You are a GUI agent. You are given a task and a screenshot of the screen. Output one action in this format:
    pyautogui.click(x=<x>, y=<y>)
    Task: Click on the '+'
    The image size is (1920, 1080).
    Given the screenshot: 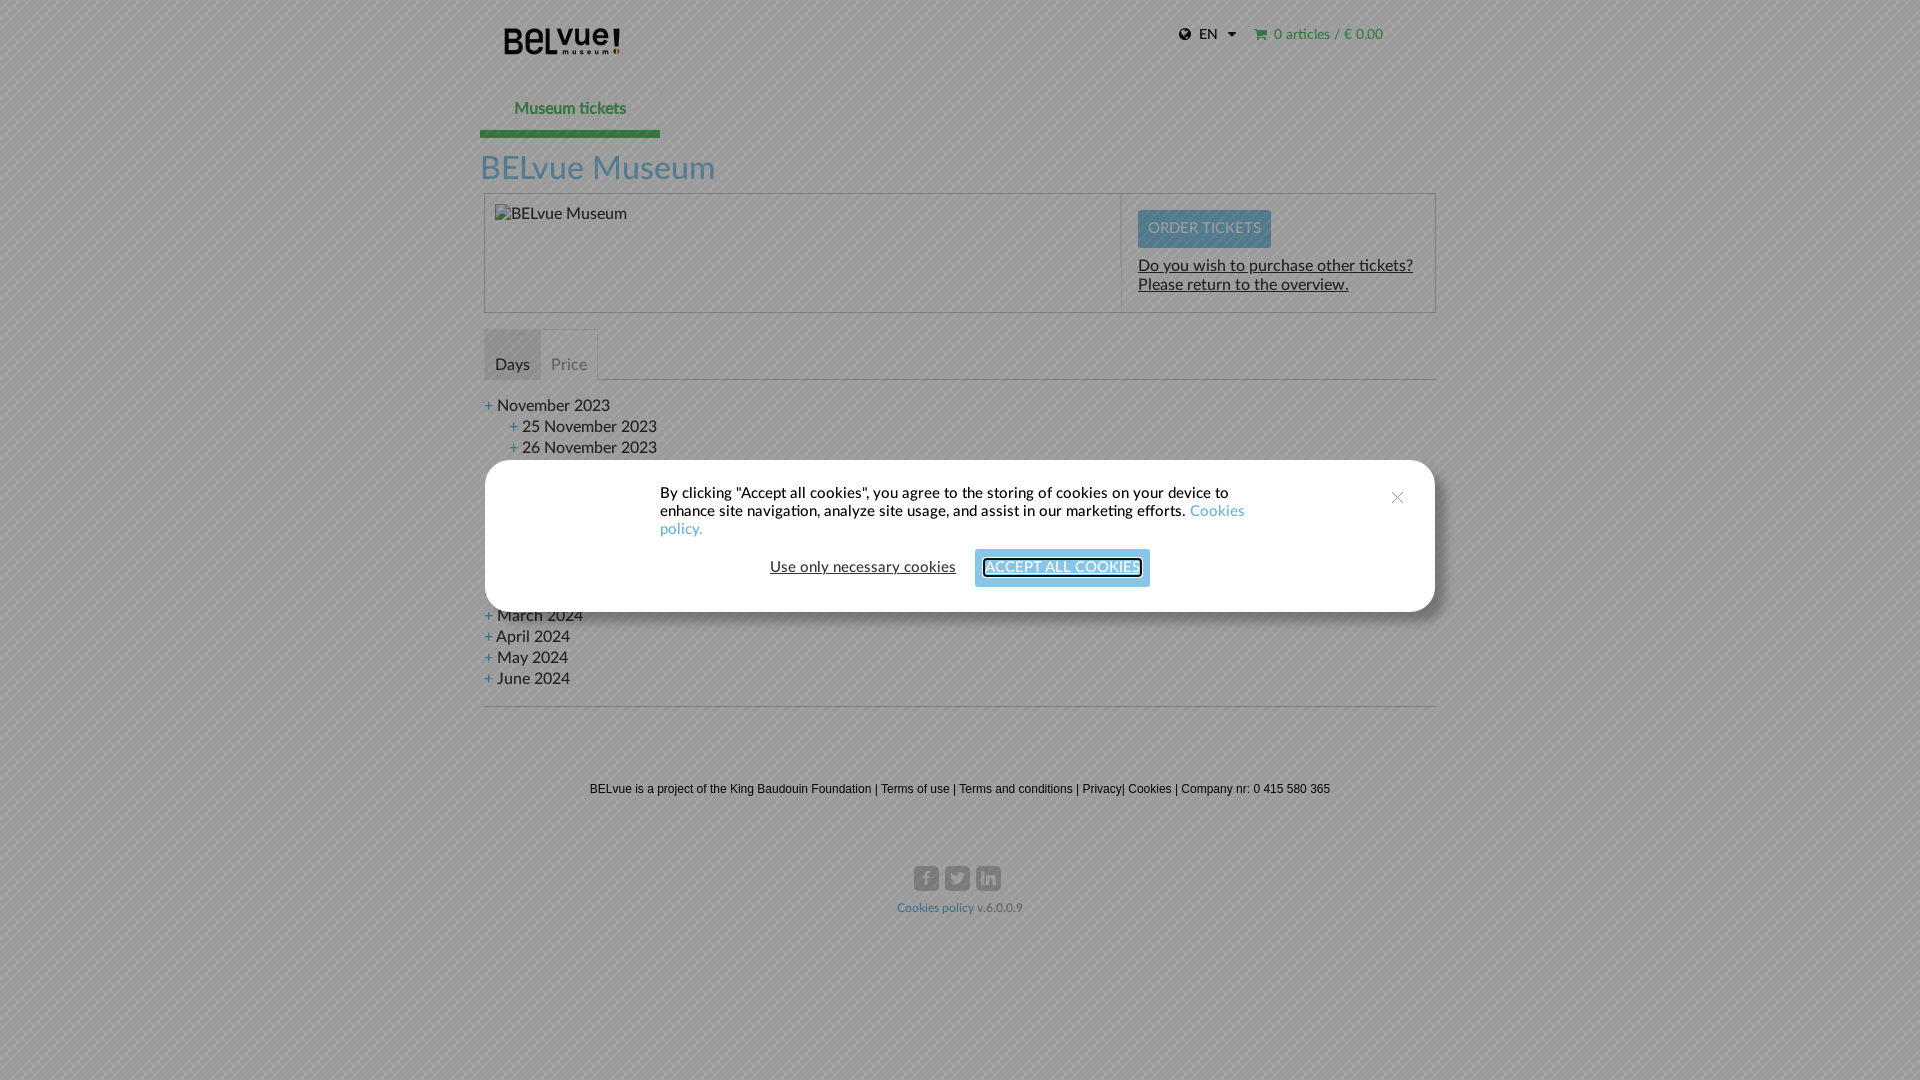 What is the action you would take?
    pyautogui.click(x=513, y=446)
    